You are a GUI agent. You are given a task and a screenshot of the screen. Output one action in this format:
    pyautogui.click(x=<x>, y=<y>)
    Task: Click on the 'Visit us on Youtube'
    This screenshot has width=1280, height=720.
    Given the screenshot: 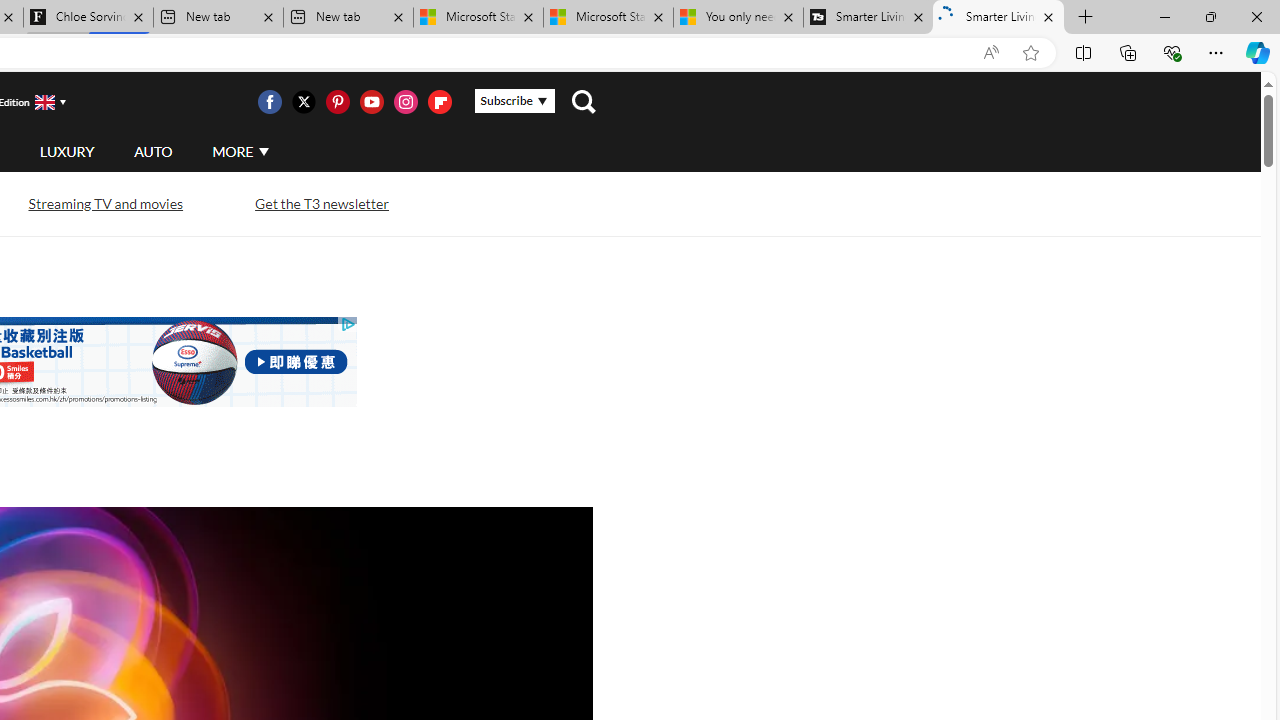 What is the action you would take?
    pyautogui.click(x=371, y=101)
    